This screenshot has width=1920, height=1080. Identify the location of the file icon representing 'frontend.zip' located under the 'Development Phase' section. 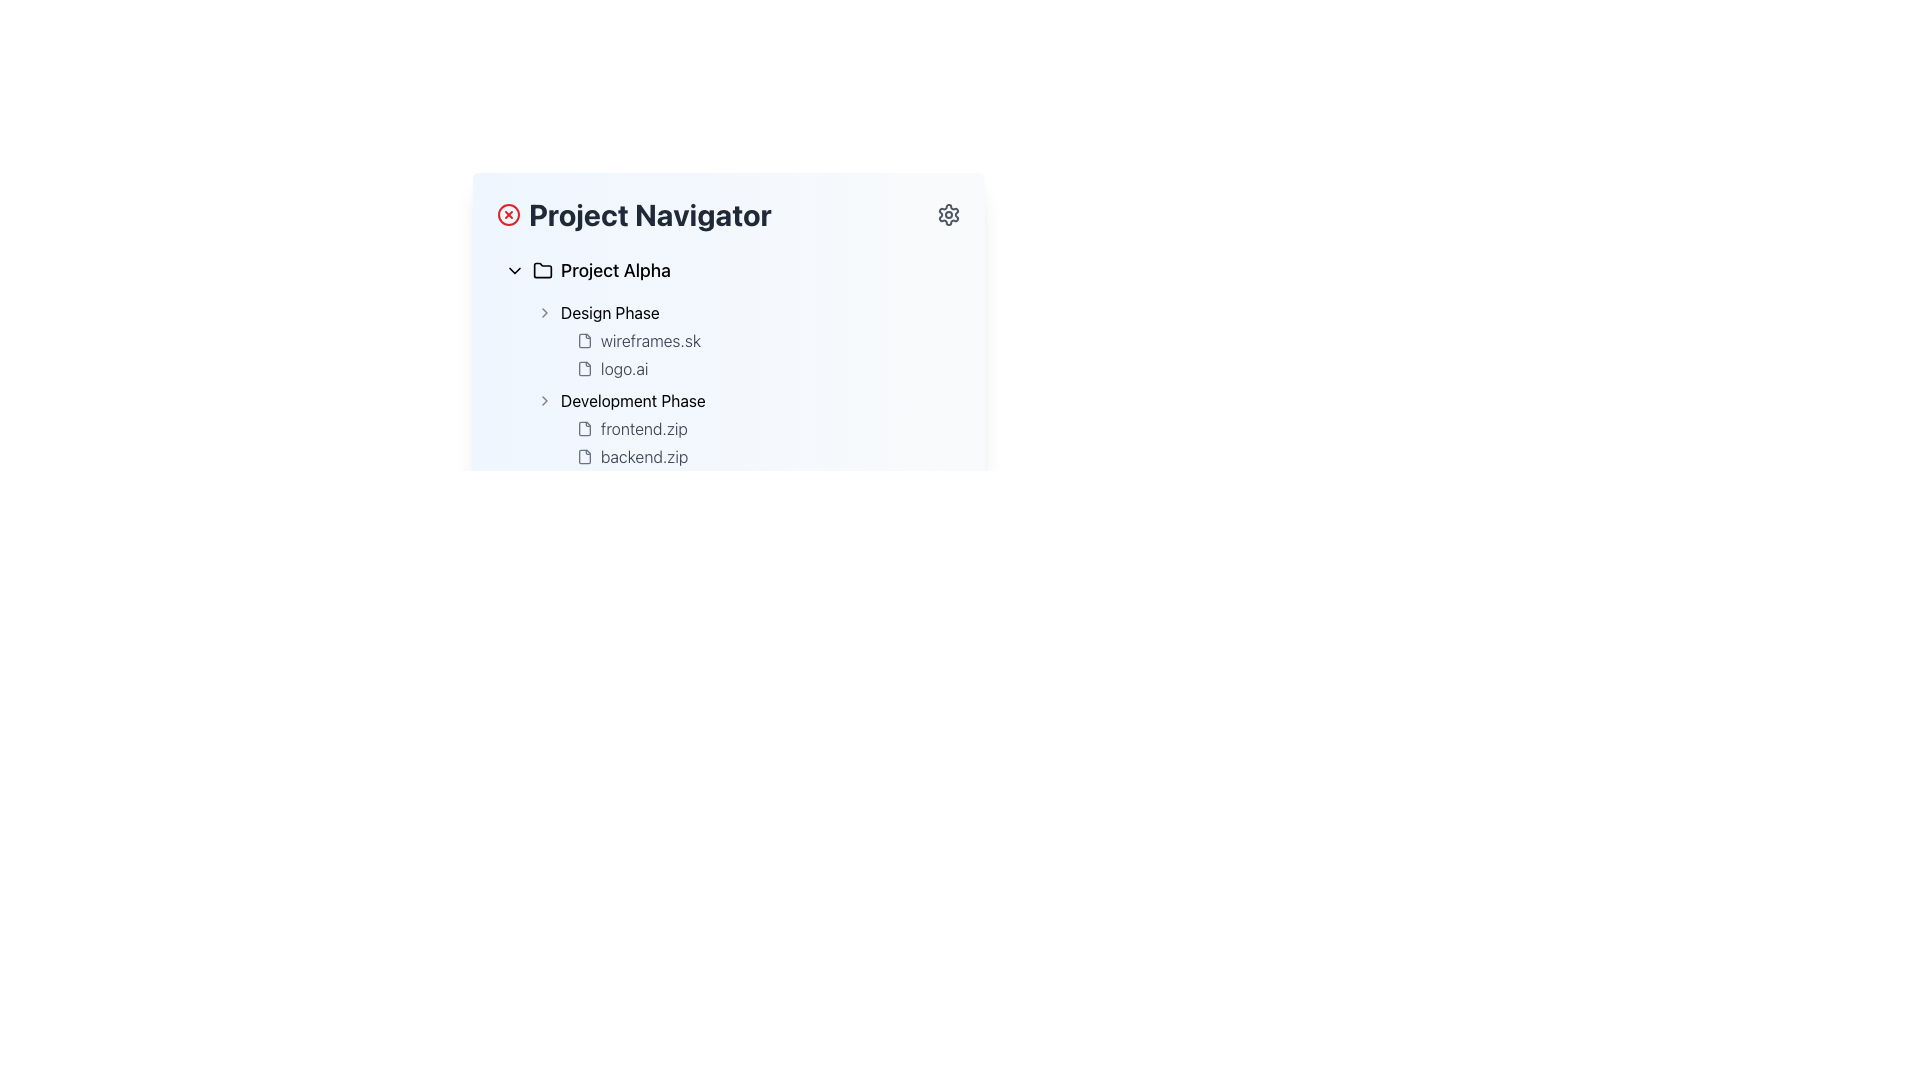
(584, 427).